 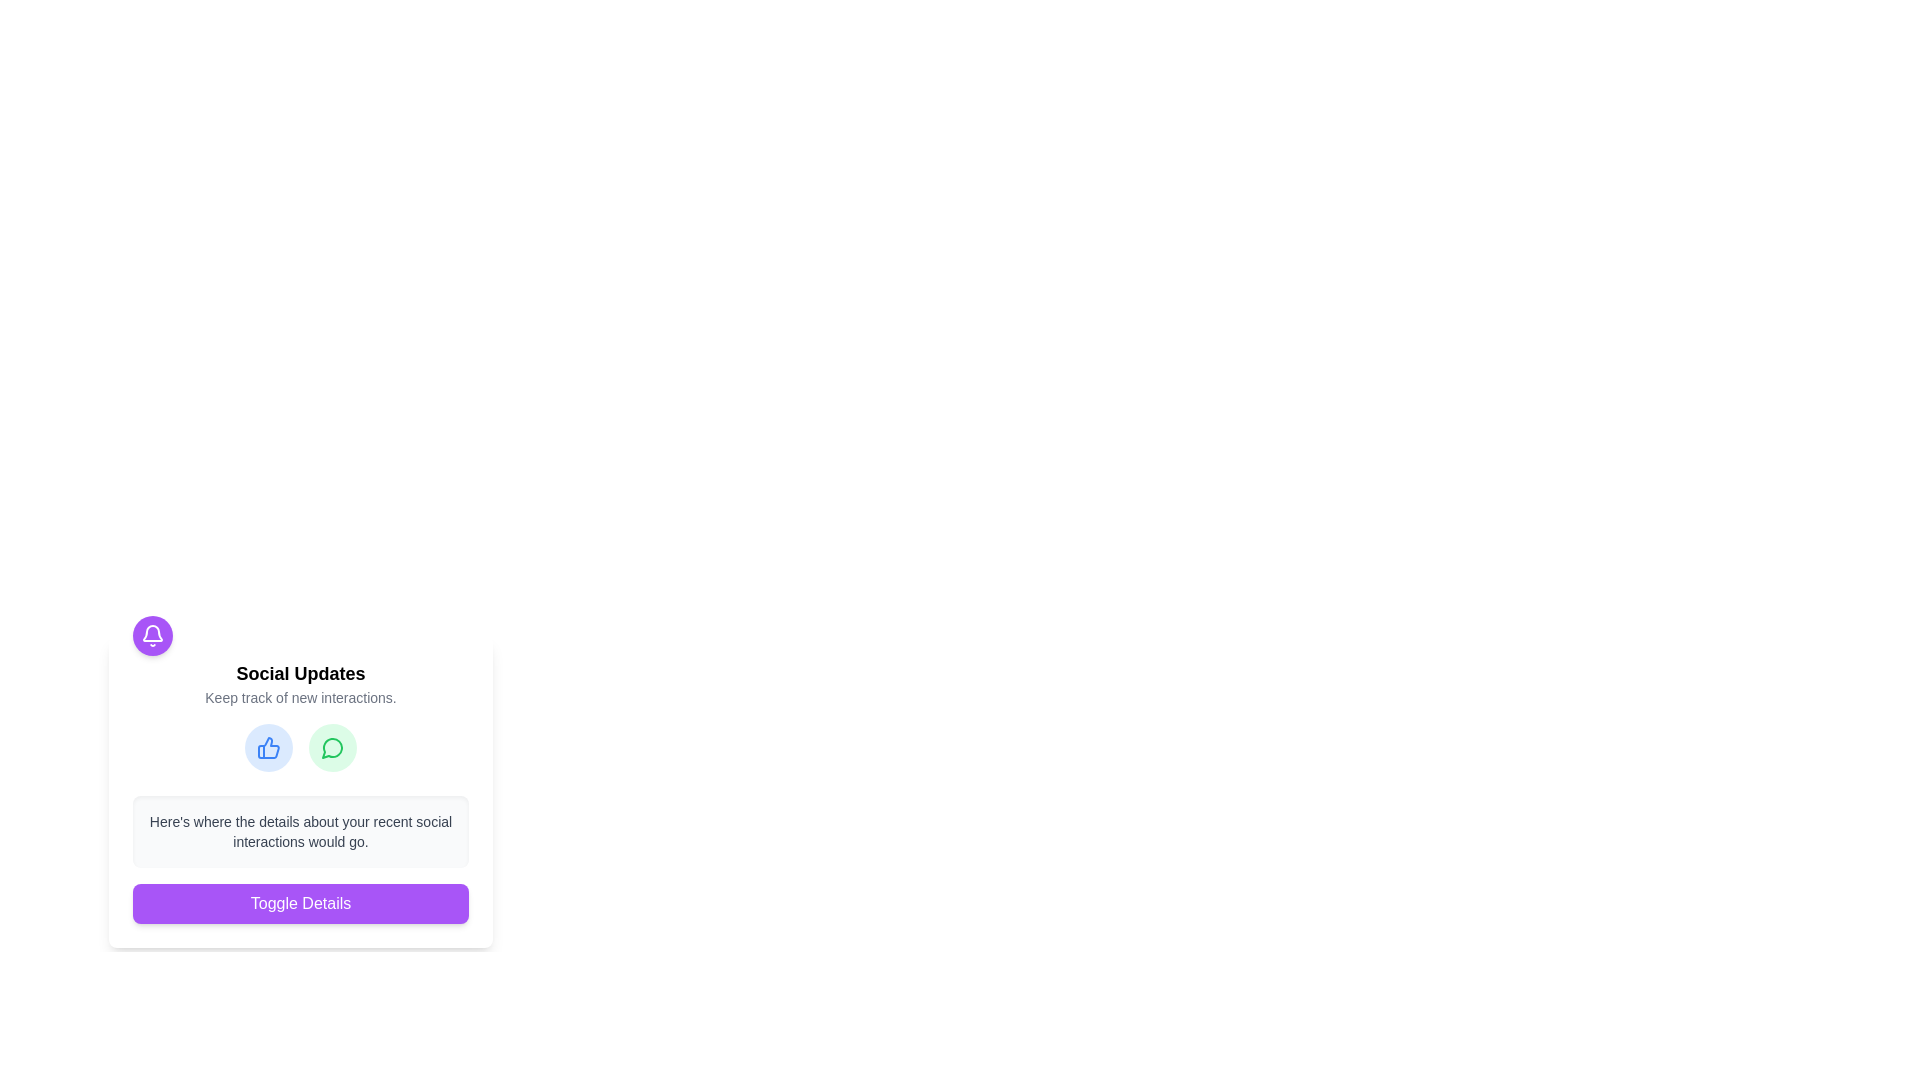 I want to click on the bell icon with a white outline on a purple circular background, located in the top-left area above the 'Social Updates' card component, so click(x=152, y=636).